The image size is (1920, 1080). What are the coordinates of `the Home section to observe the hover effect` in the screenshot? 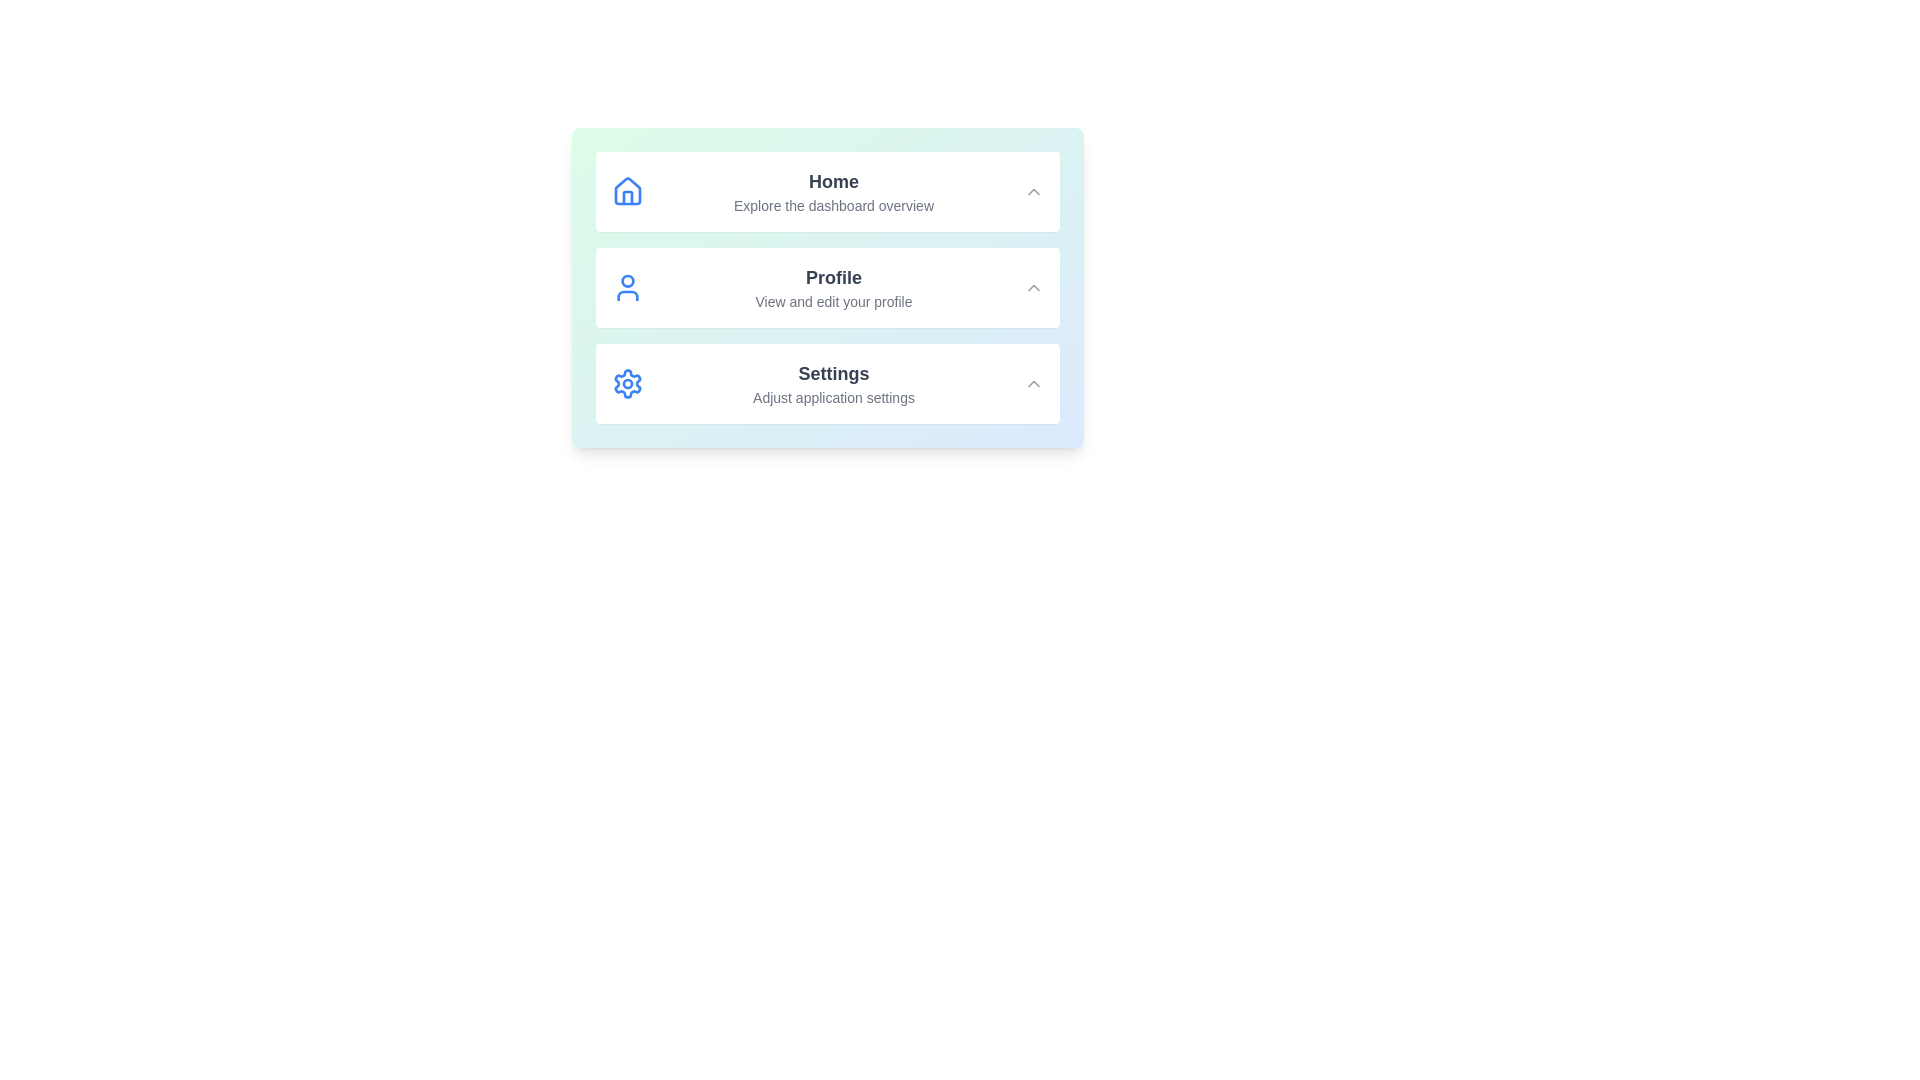 It's located at (828, 192).